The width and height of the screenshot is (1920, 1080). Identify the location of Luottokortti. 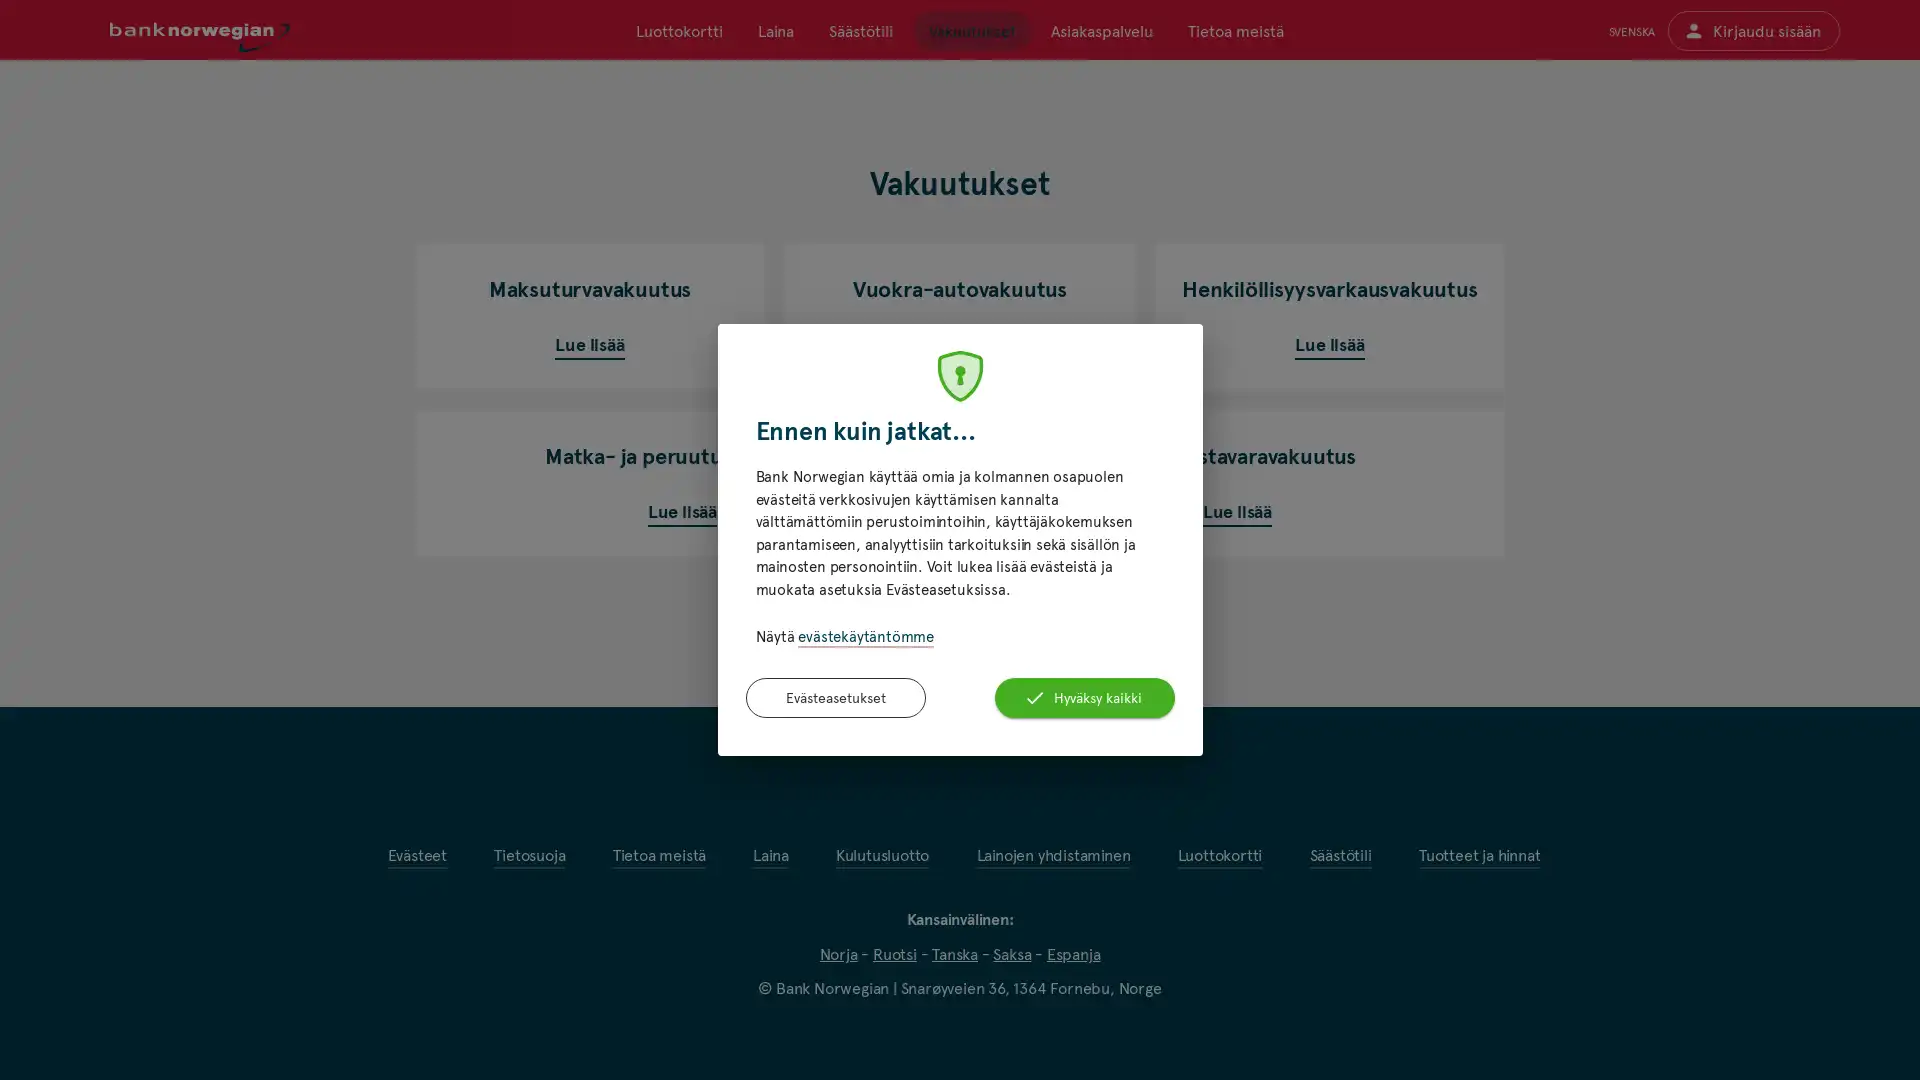
(679, 30).